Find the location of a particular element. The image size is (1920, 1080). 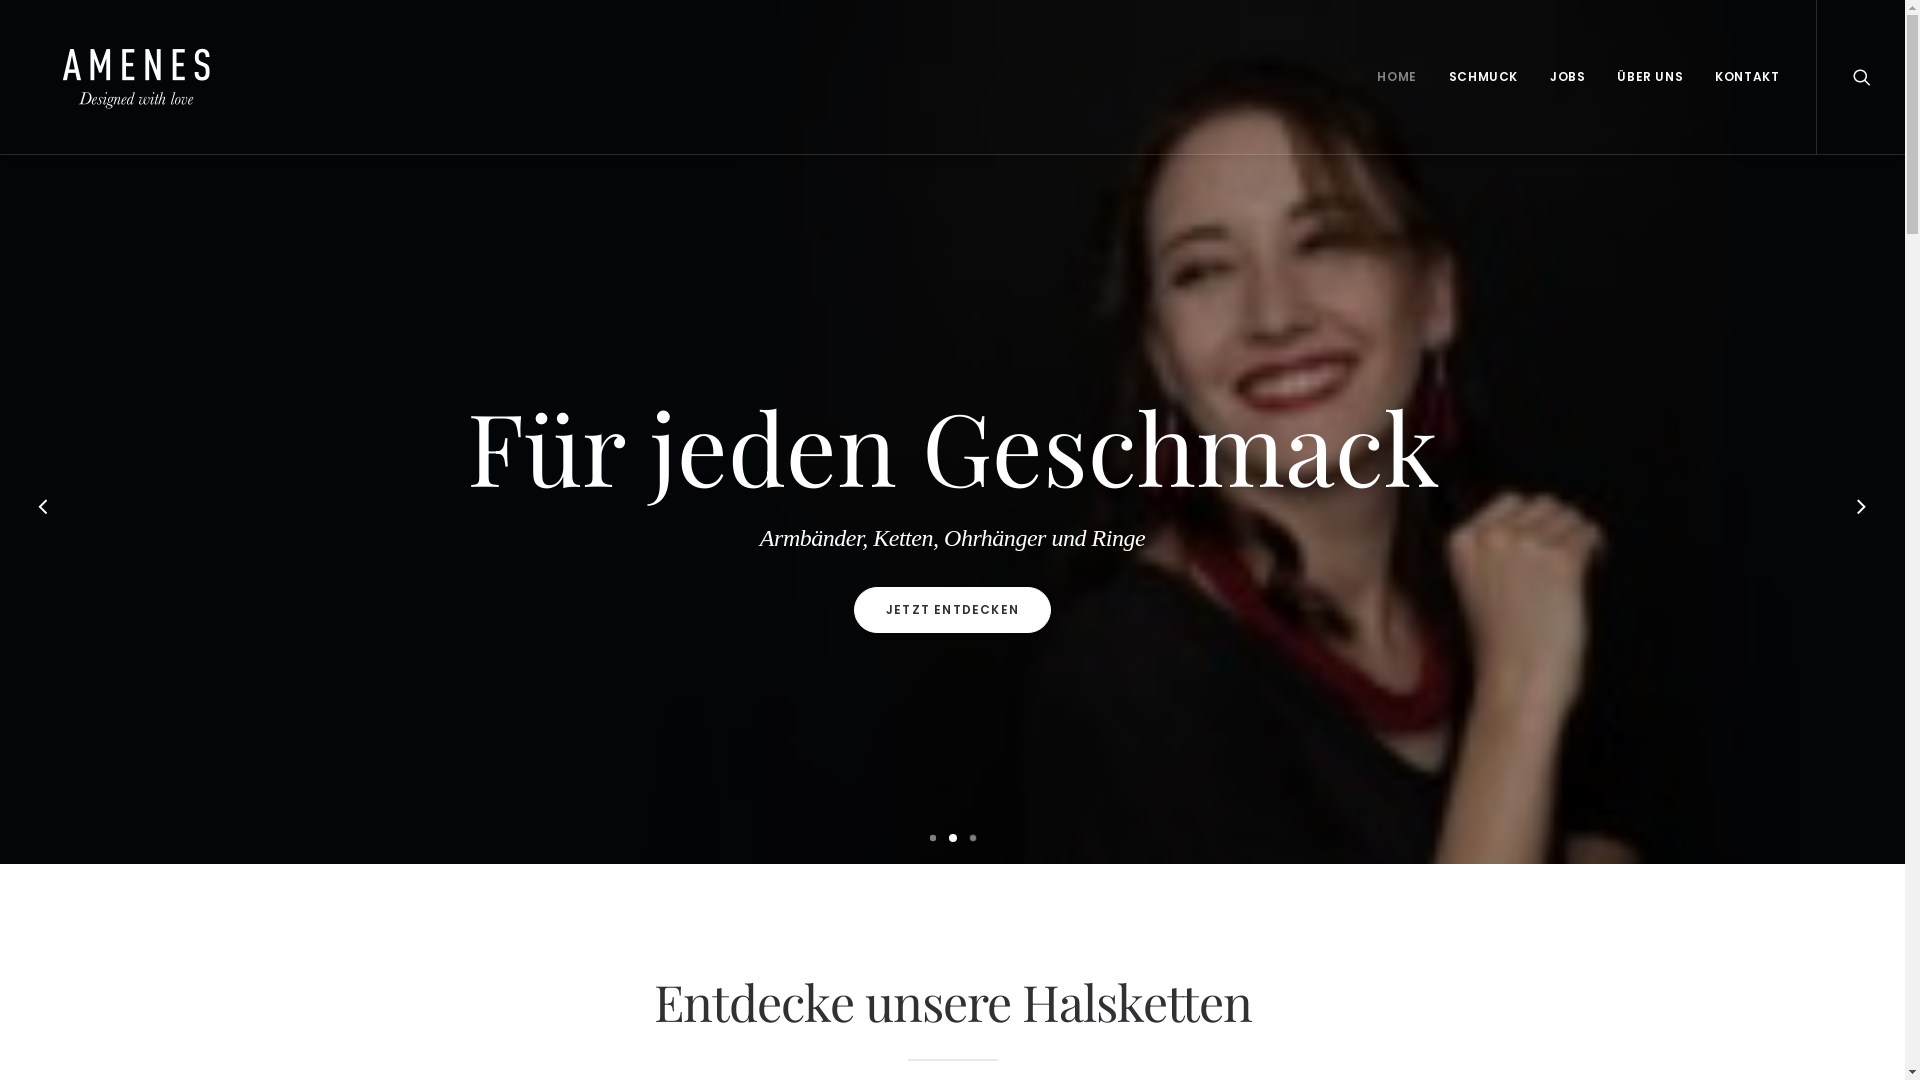

'JETZT ENTDECKEN' is located at coordinates (951, 608).